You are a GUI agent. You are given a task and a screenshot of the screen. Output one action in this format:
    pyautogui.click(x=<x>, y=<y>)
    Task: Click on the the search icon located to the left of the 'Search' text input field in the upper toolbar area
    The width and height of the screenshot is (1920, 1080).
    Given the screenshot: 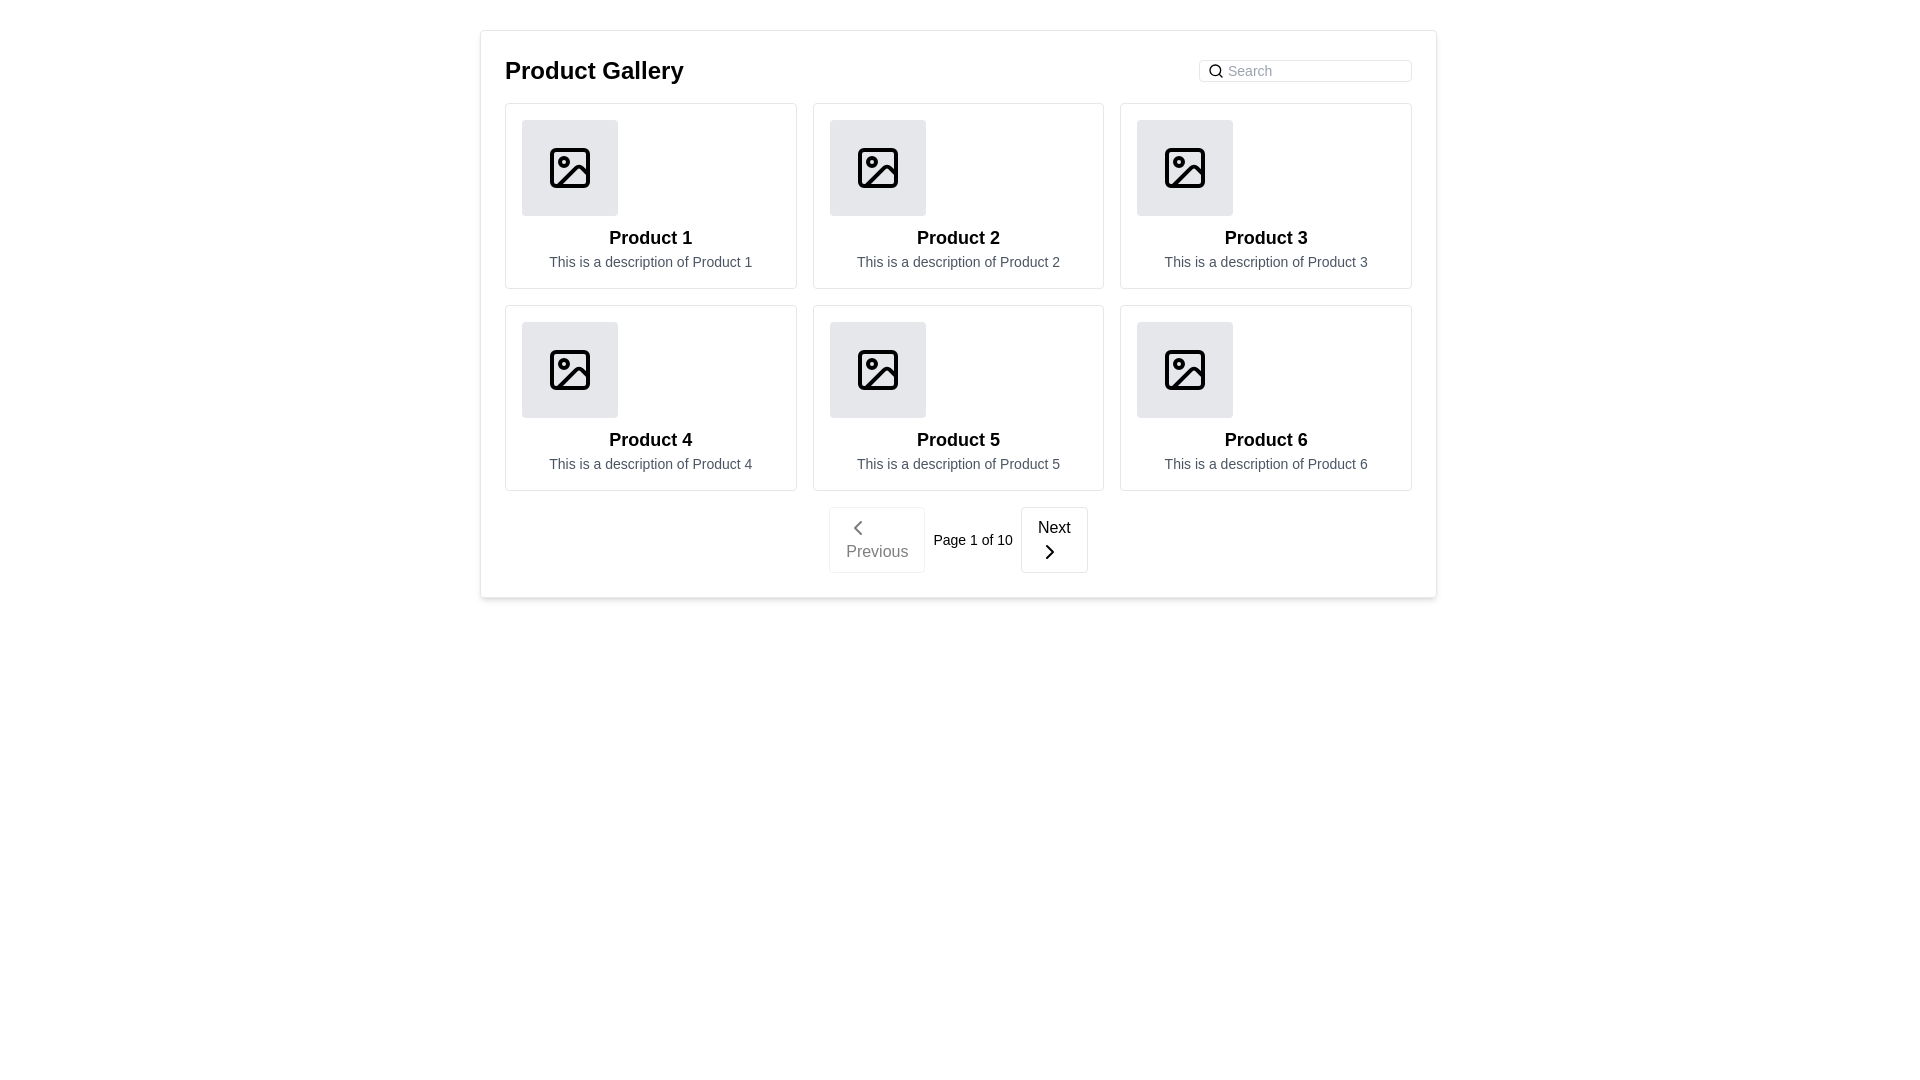 What is the action you would take?
    pyautogui.click(x=1214, y=69)
    